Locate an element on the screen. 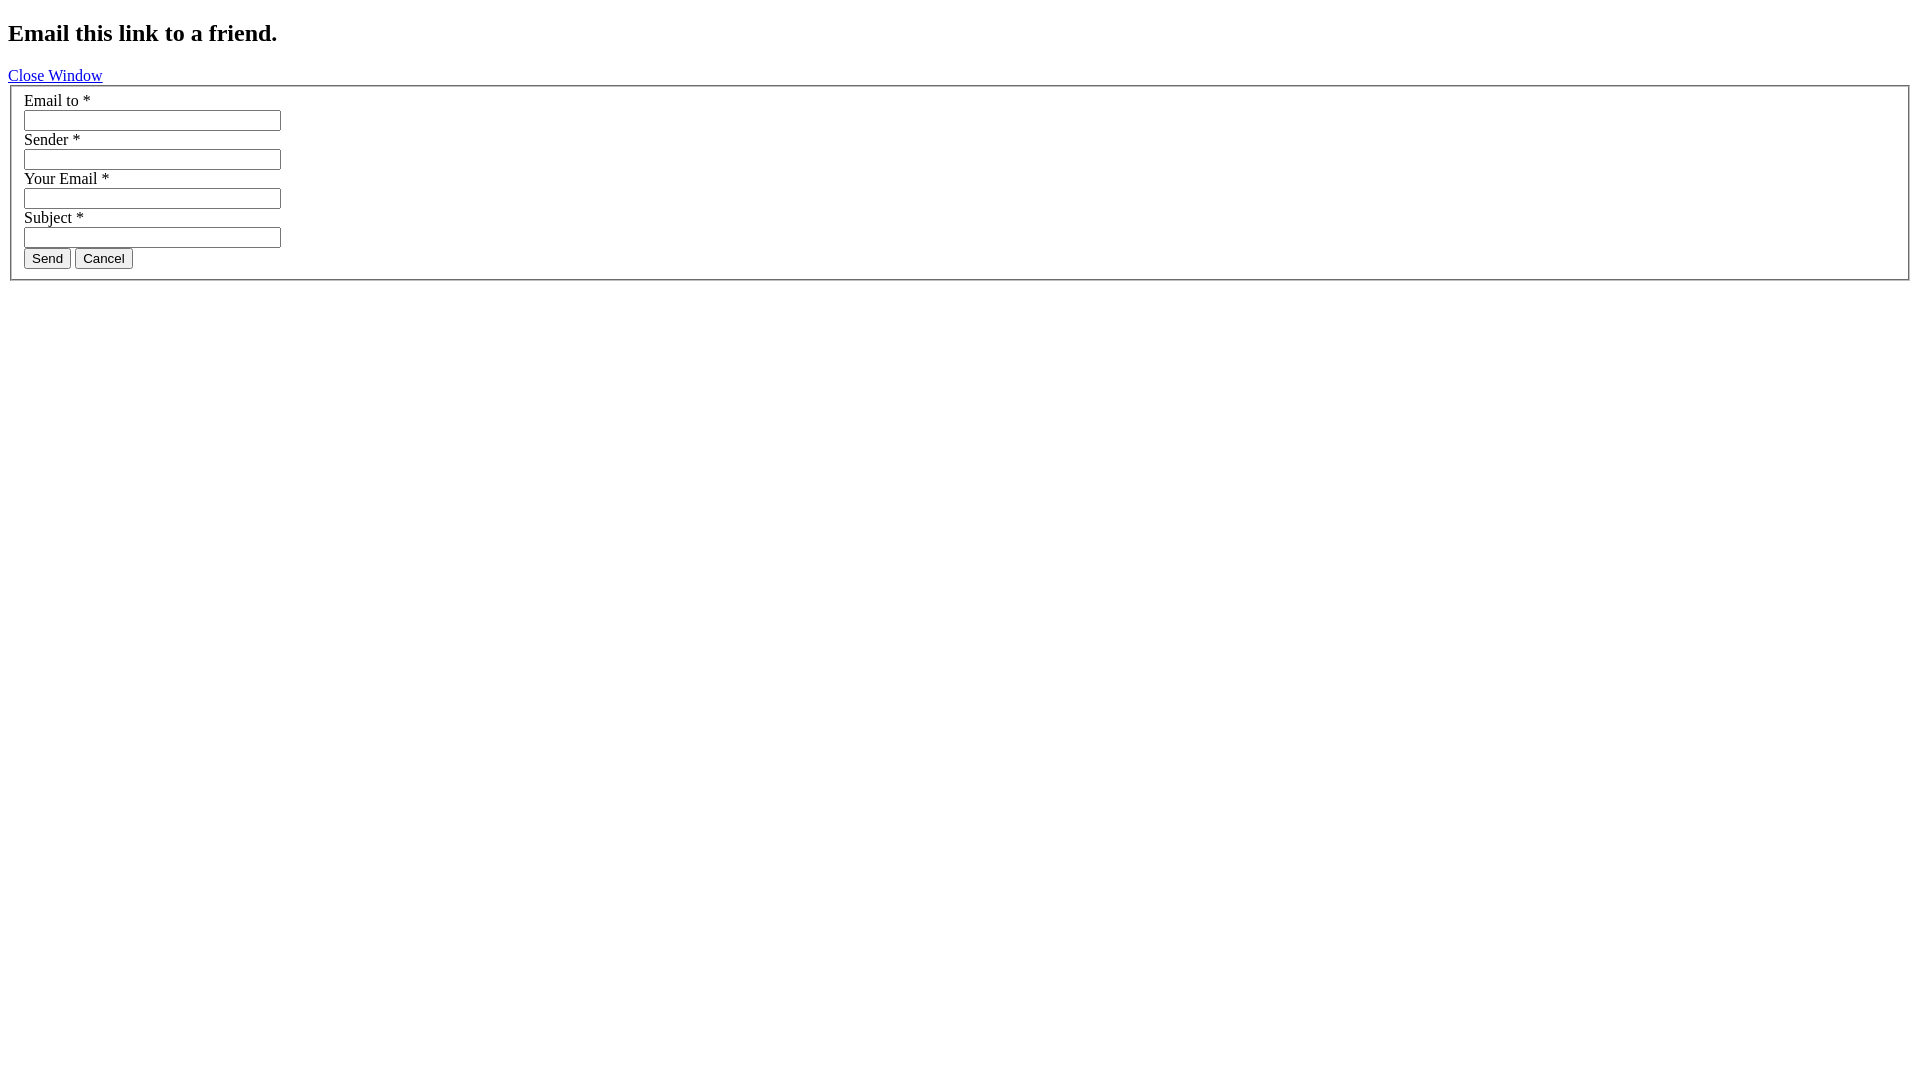 This screenshot has width=1920, height=1080. 'Close Window' is located at coordinates (55, 74).